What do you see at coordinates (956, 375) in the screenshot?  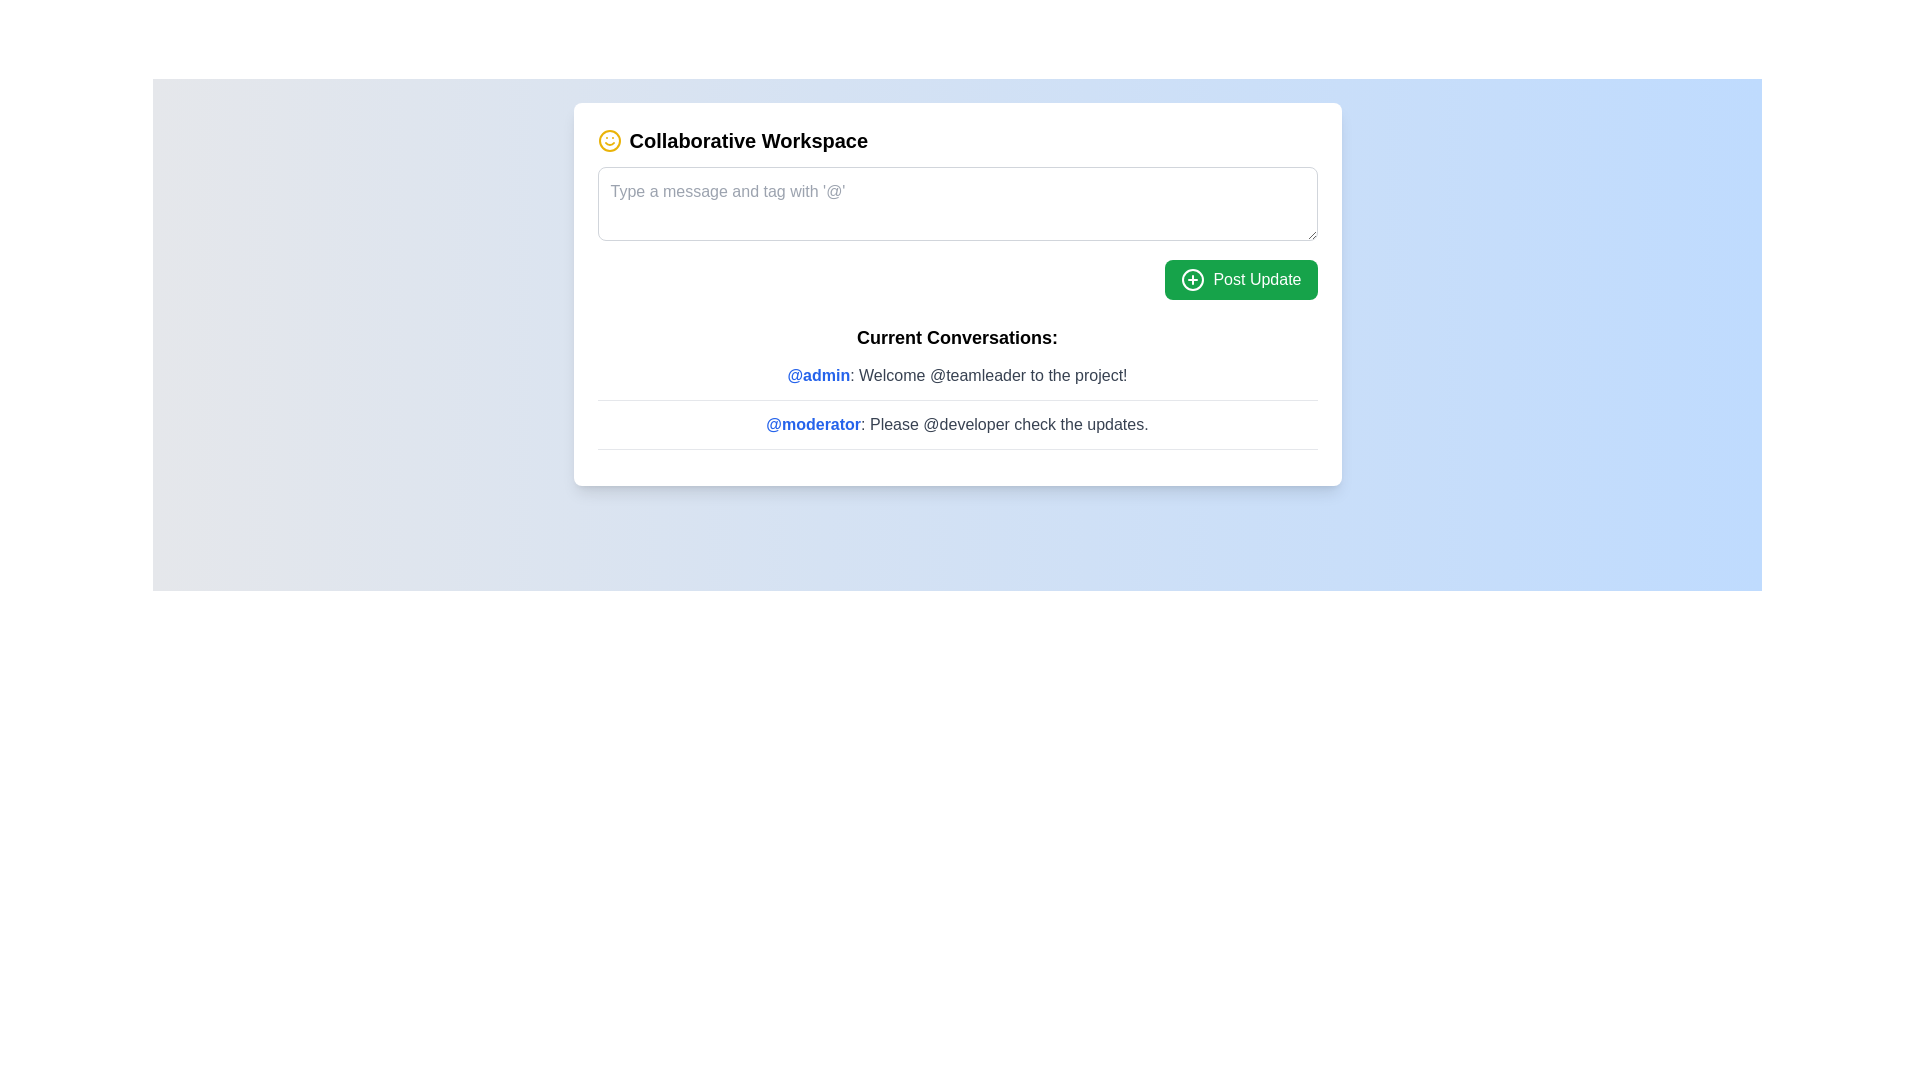 I see `the message starting with '@admin' and containing '@teamleader' in the conversation panel by clicking on it` at bounding box center [956, 375].